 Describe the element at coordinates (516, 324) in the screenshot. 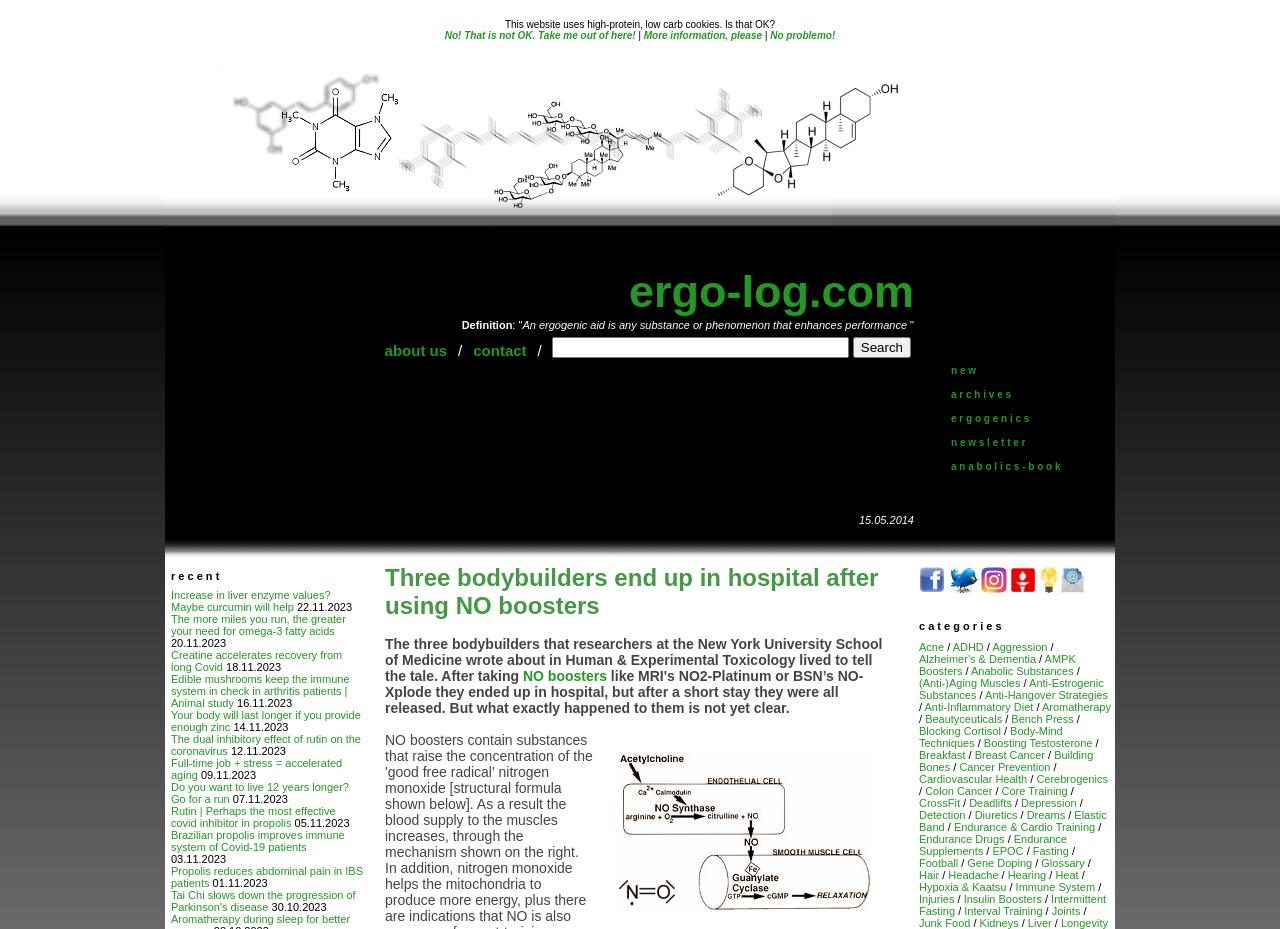

I see `': "'` at that location.